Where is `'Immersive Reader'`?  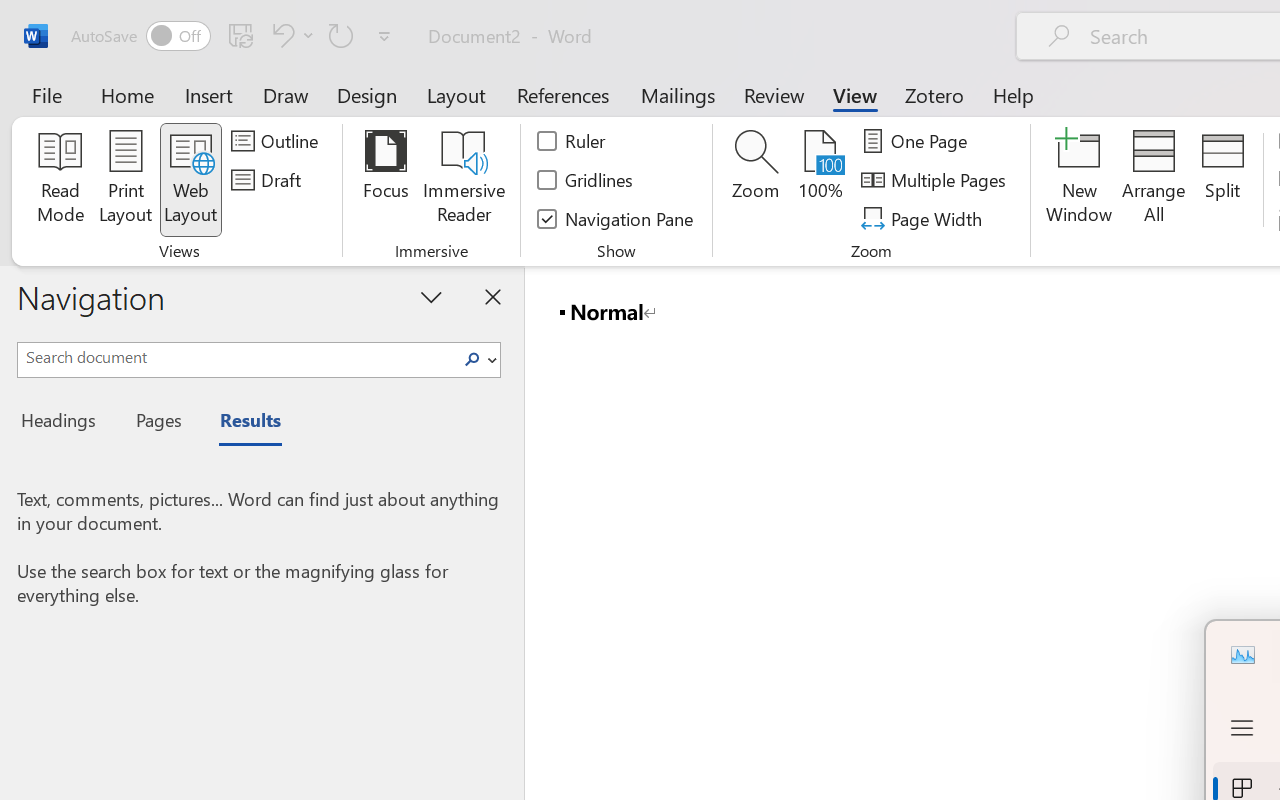 'Immersive Reader' is located at coordinates (463, 179).